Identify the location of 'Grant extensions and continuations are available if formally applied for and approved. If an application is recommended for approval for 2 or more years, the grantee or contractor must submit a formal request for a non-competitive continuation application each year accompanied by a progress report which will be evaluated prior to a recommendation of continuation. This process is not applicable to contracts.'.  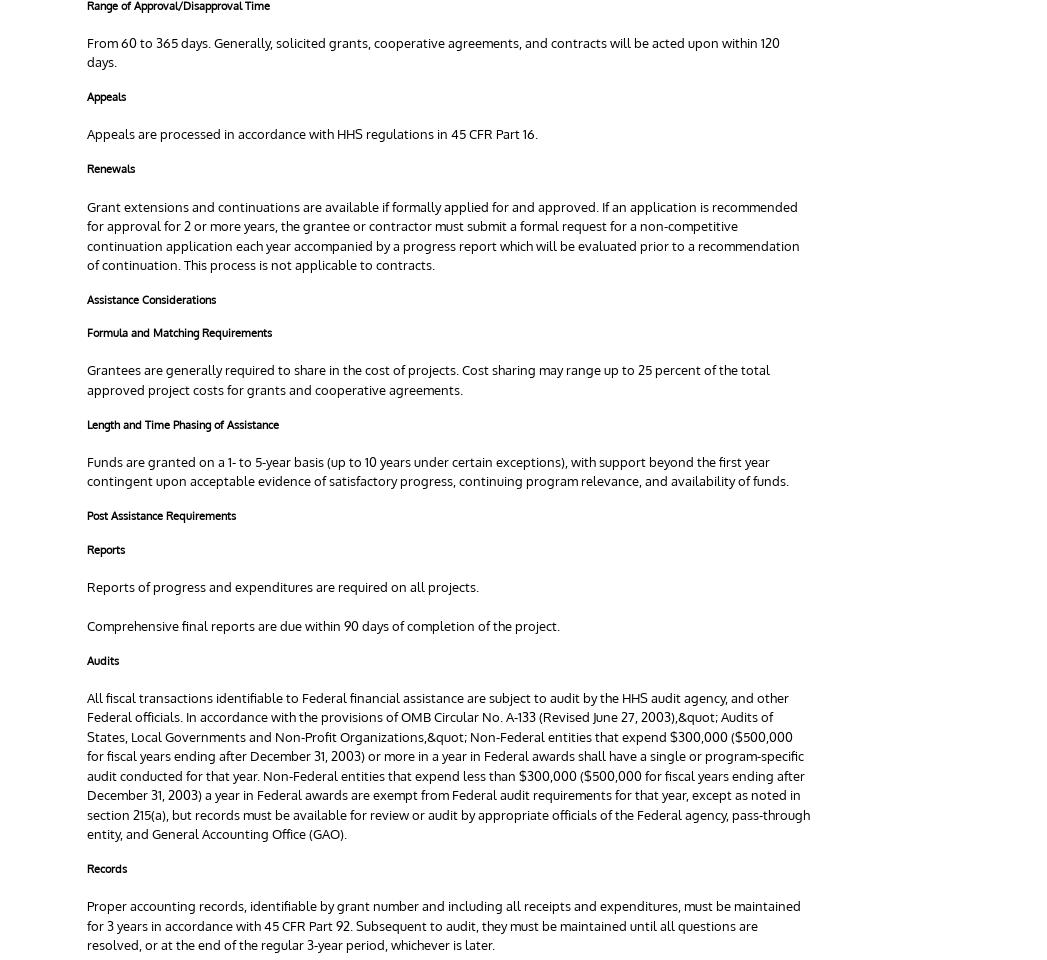
(443, 235).